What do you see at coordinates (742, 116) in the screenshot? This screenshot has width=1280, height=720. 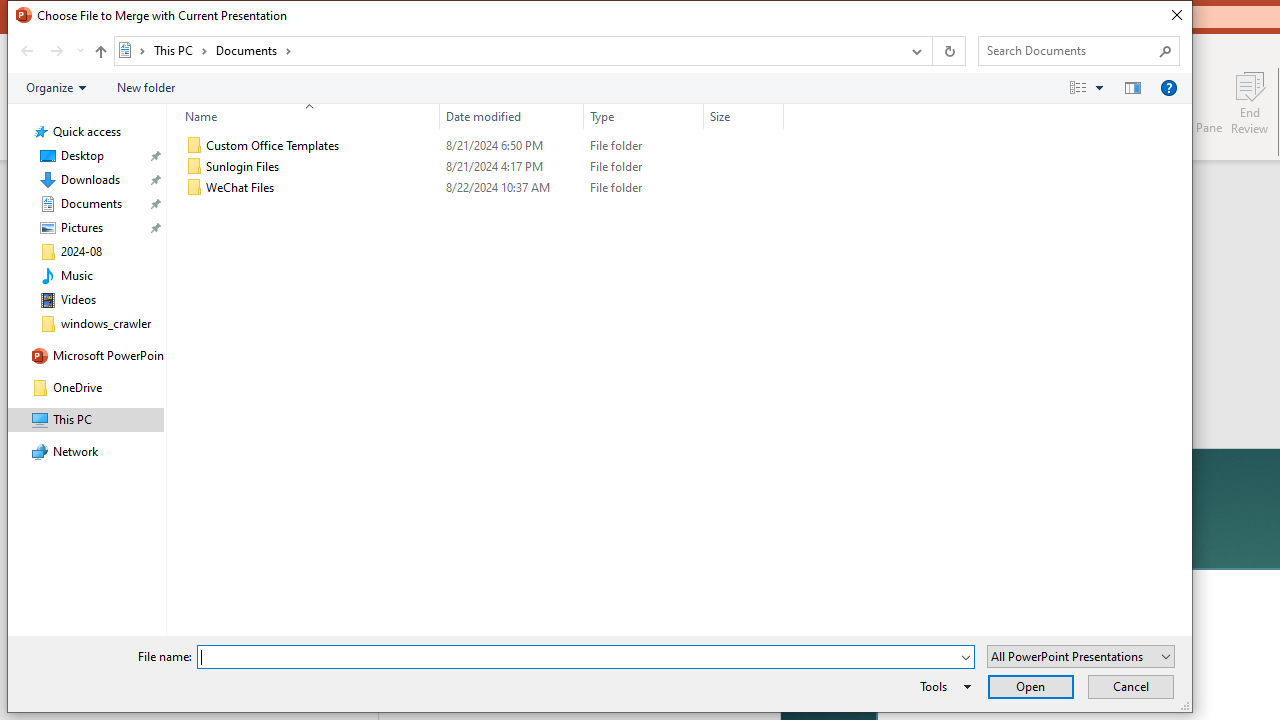 I see `'Size'` at bounding box center [742, 116].